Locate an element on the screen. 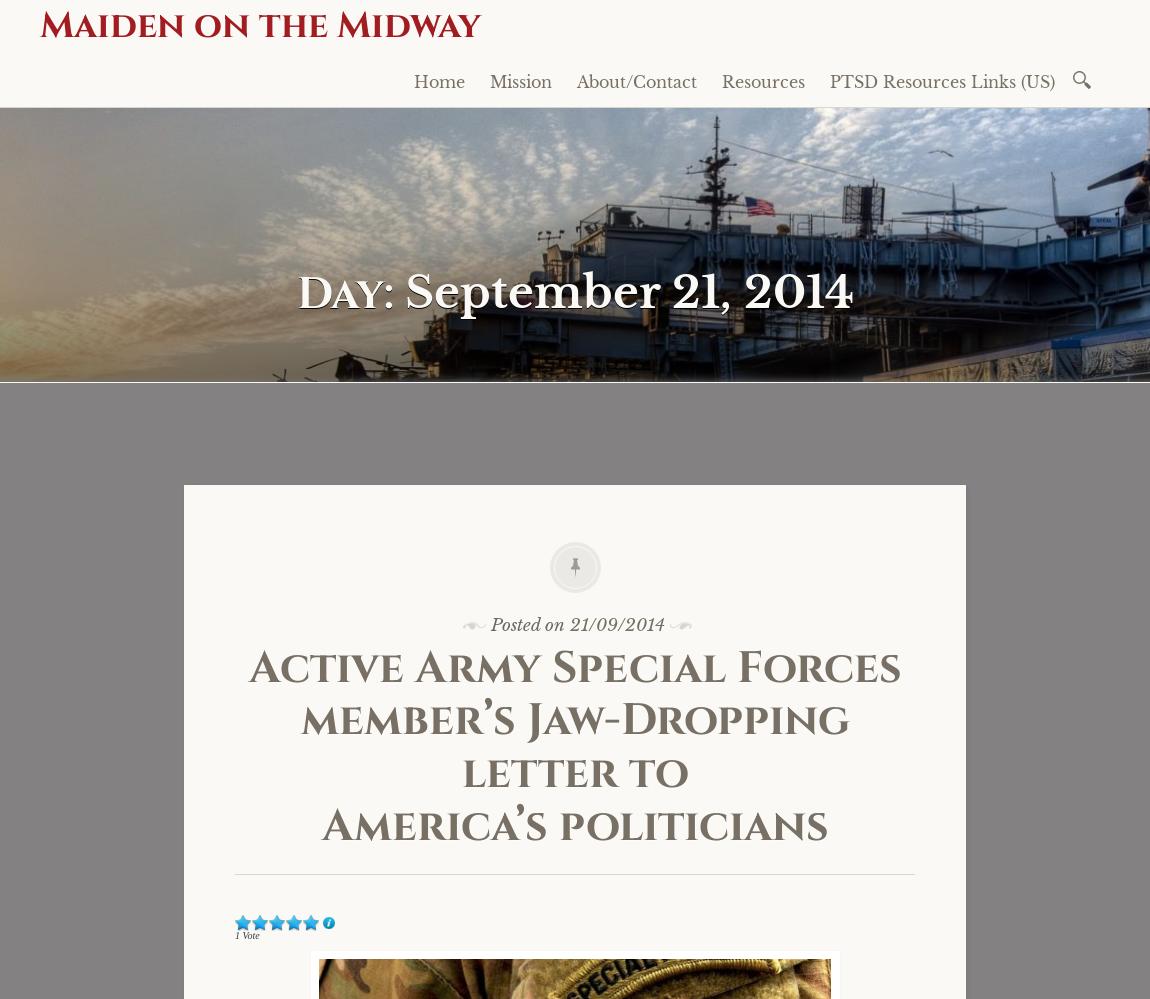  '1 Vote' is located at coordinates (246, 934).